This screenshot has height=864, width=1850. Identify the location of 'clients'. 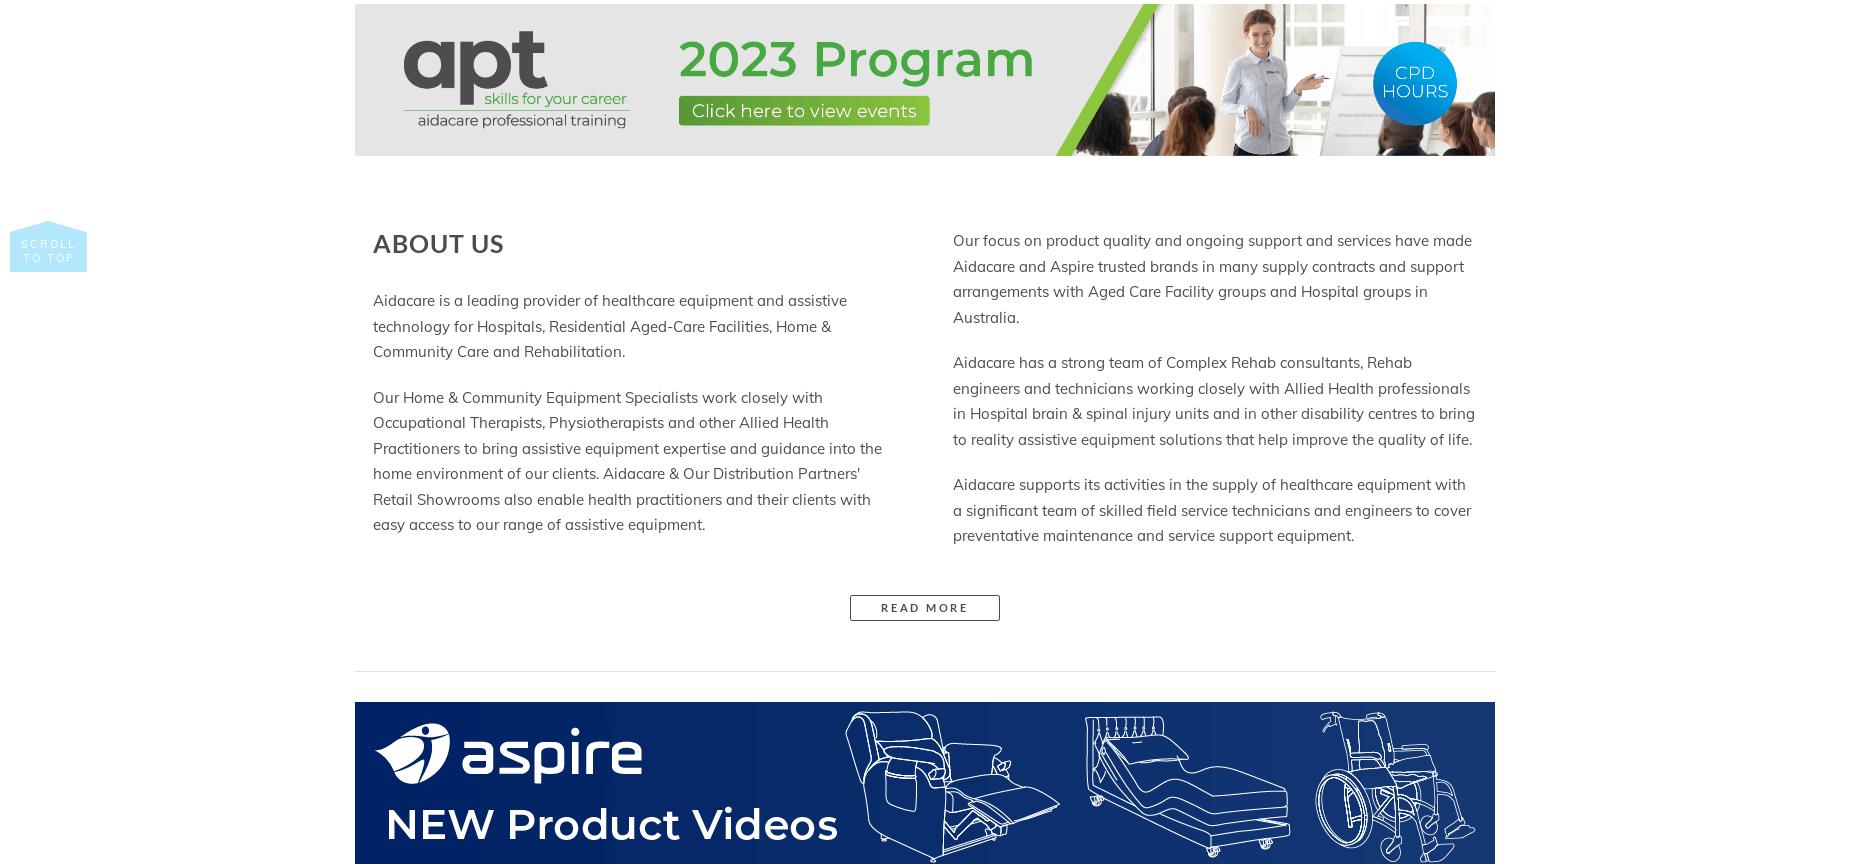
(814, 498).